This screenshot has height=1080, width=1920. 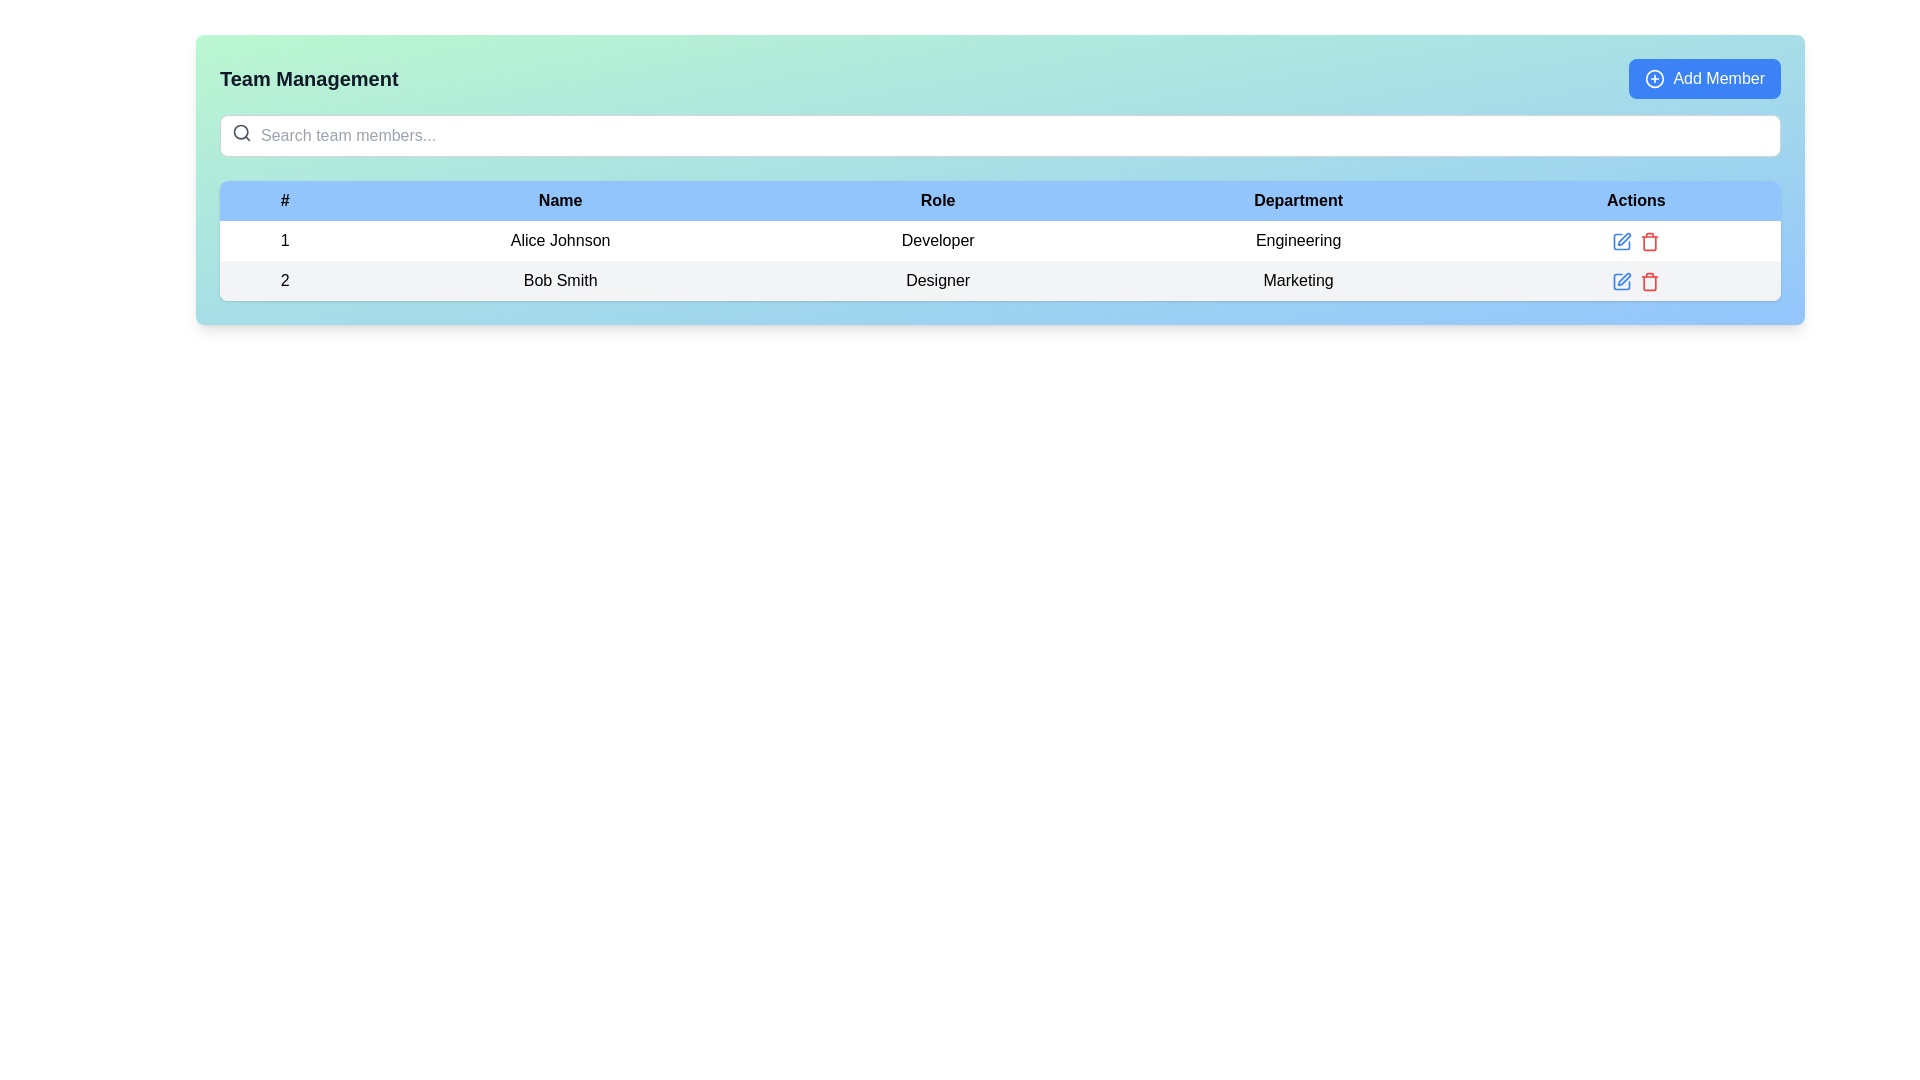 I want to click on the magnifying glass icon which contains the SVG circle element for searching a team member, so click(x=240, y=132).